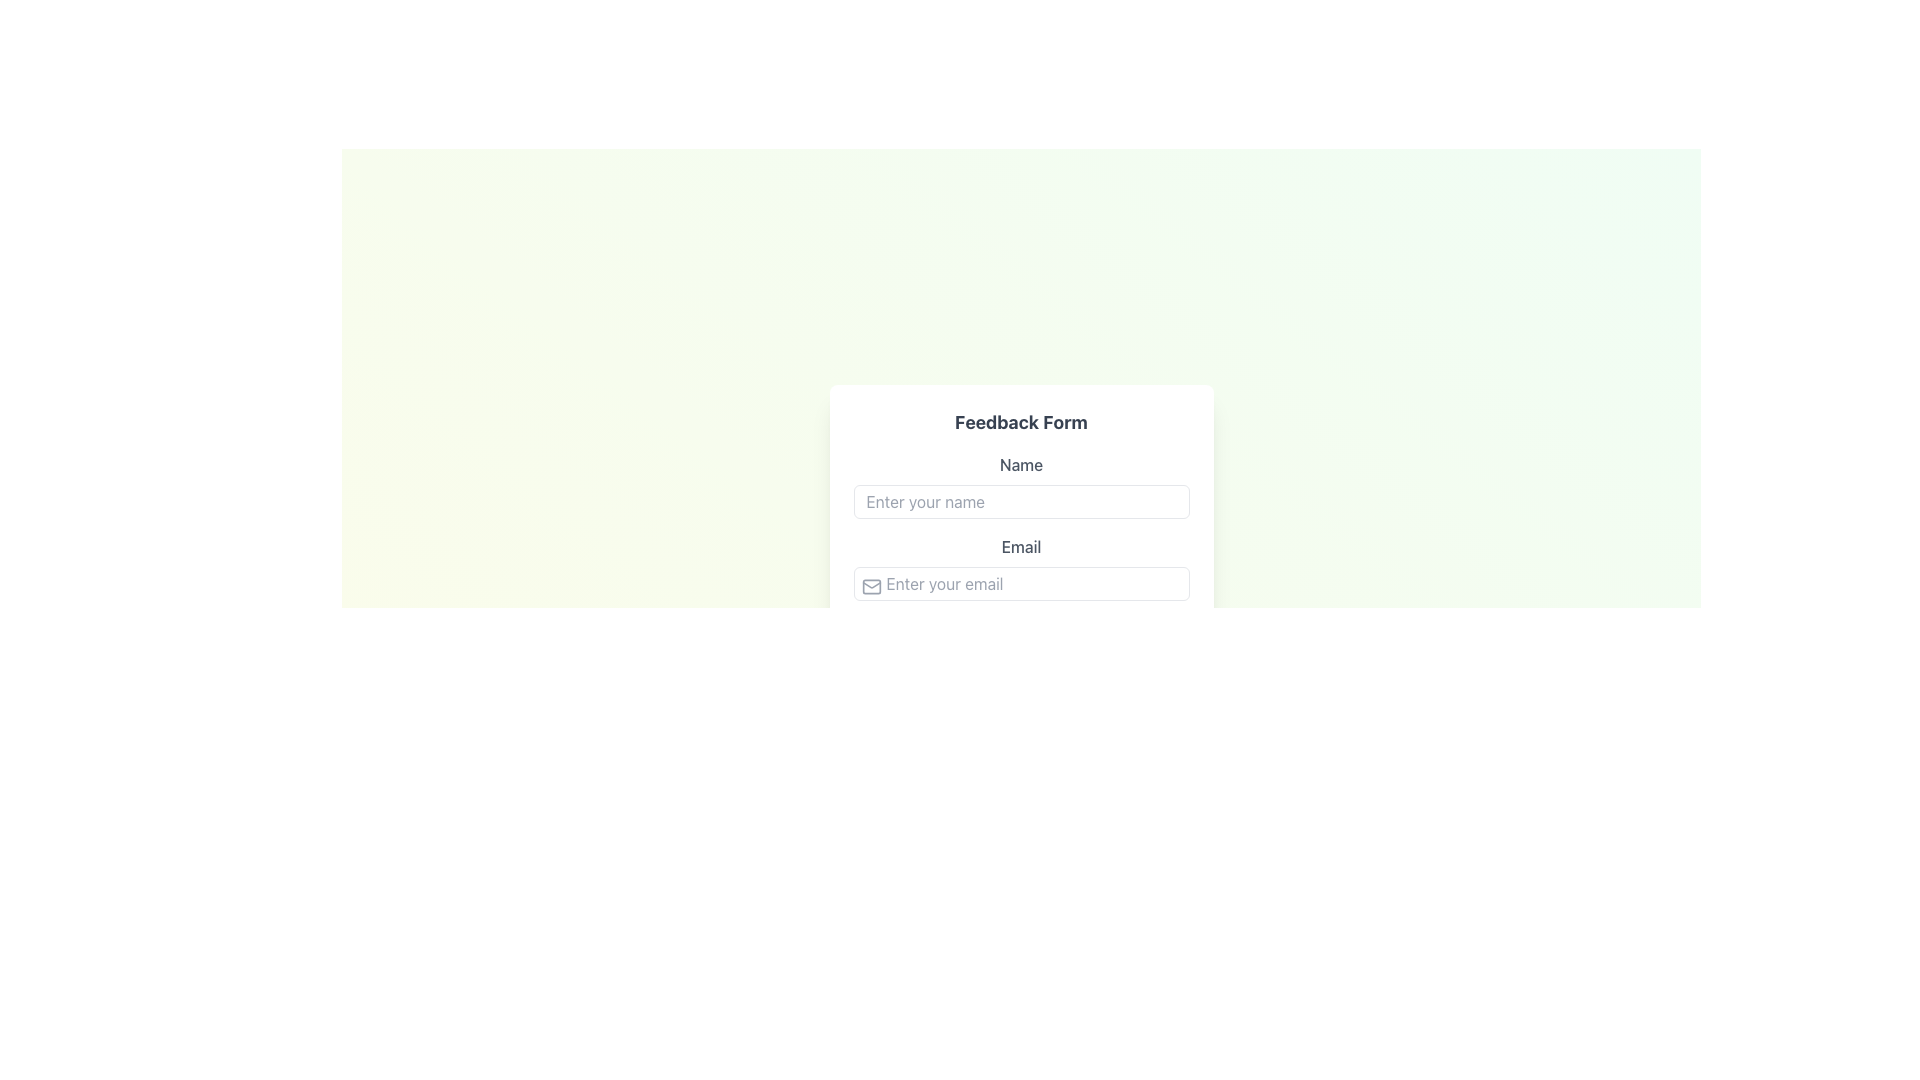  I want to click on the 'Name' label which identifies the input field for entering a name, positioned above the corresponding input field, so click(1021, 465).